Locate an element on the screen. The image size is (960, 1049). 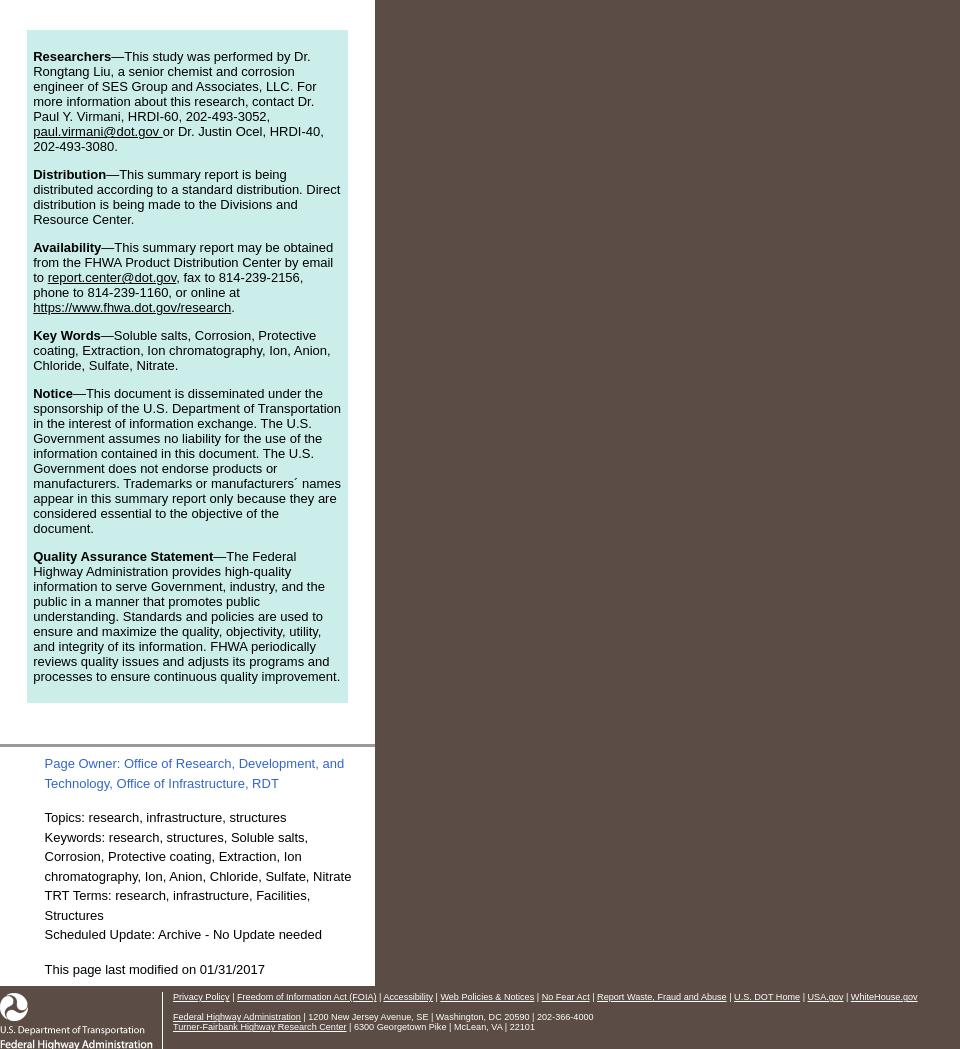
'—This summary report may be obtained from the FHWA Product Distribution Center by email to' is located at coordinates (182, 261).